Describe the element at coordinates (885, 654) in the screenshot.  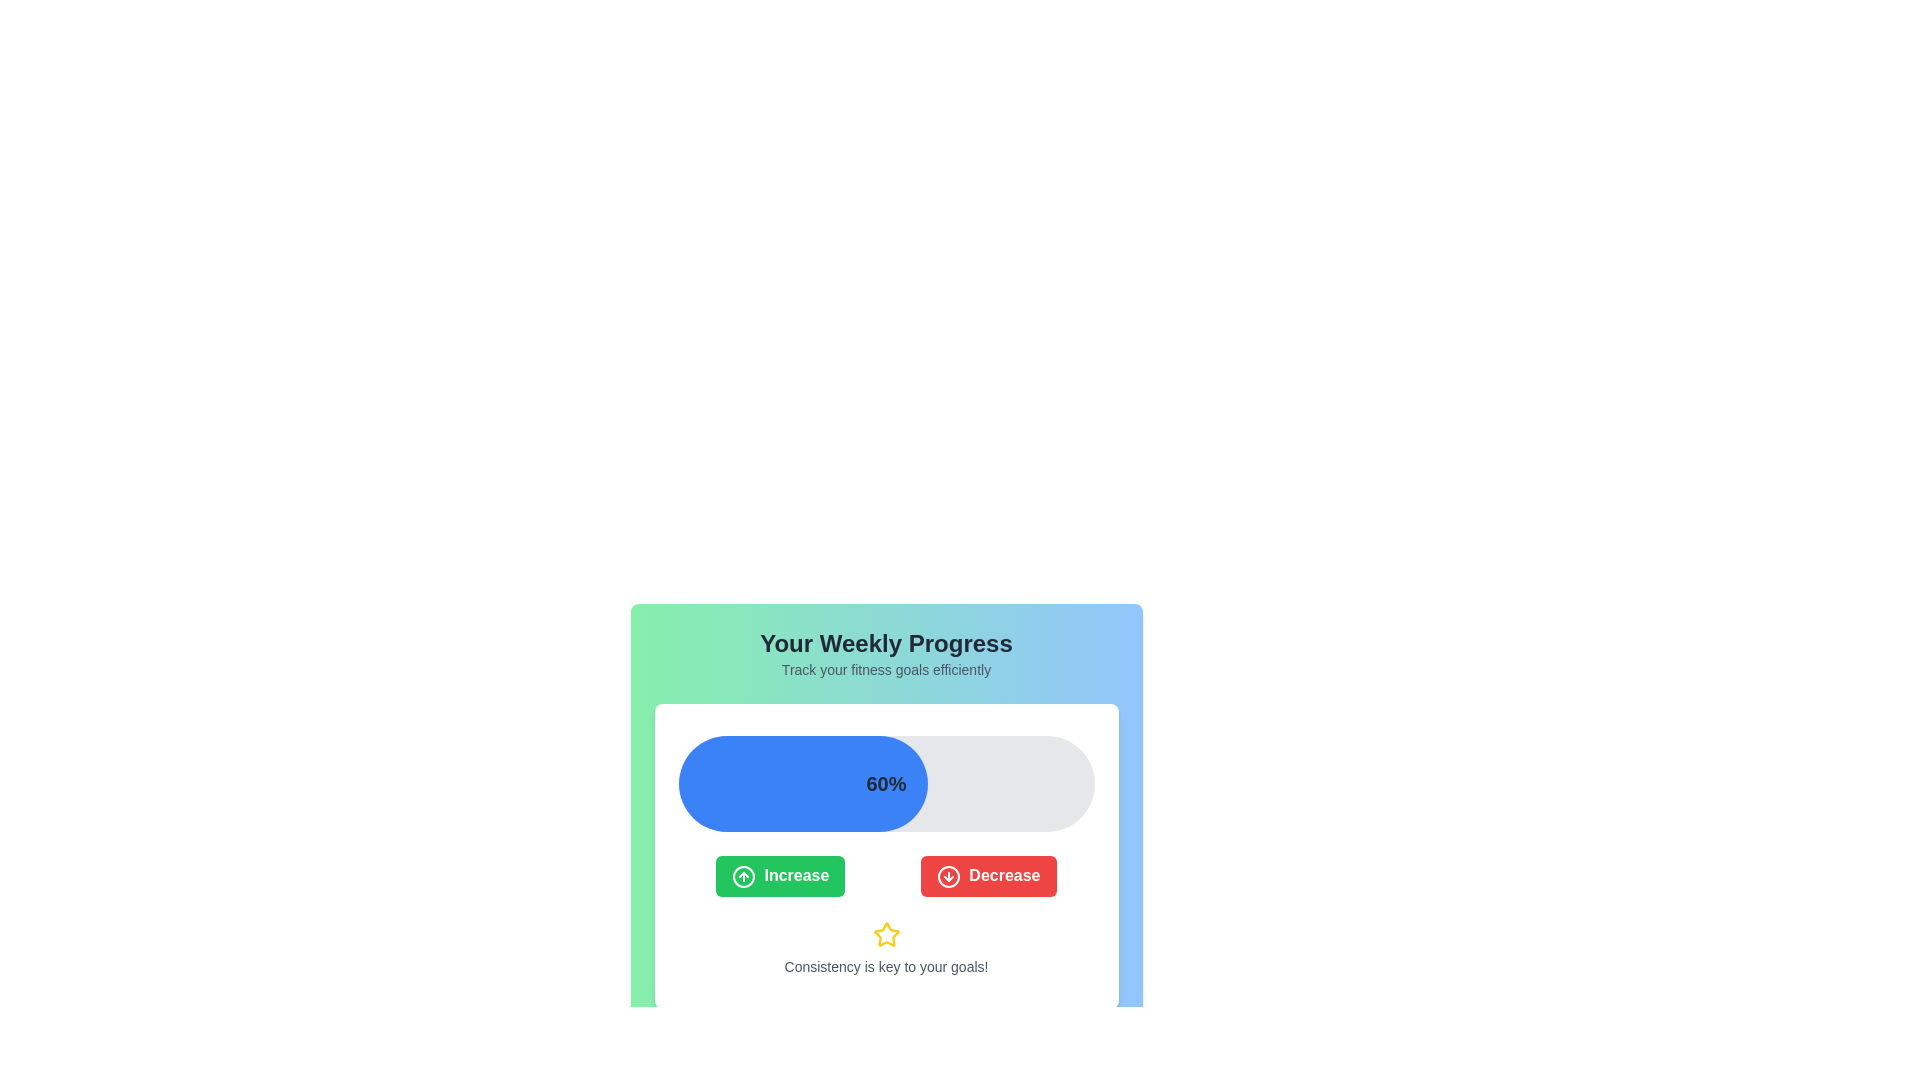
I see `text from the Text Header located at the top of the rectangular card with a gradient green-to-blue background, above the progress bar and buttons labeled 'Increase' and 'Decrease'` at that location.